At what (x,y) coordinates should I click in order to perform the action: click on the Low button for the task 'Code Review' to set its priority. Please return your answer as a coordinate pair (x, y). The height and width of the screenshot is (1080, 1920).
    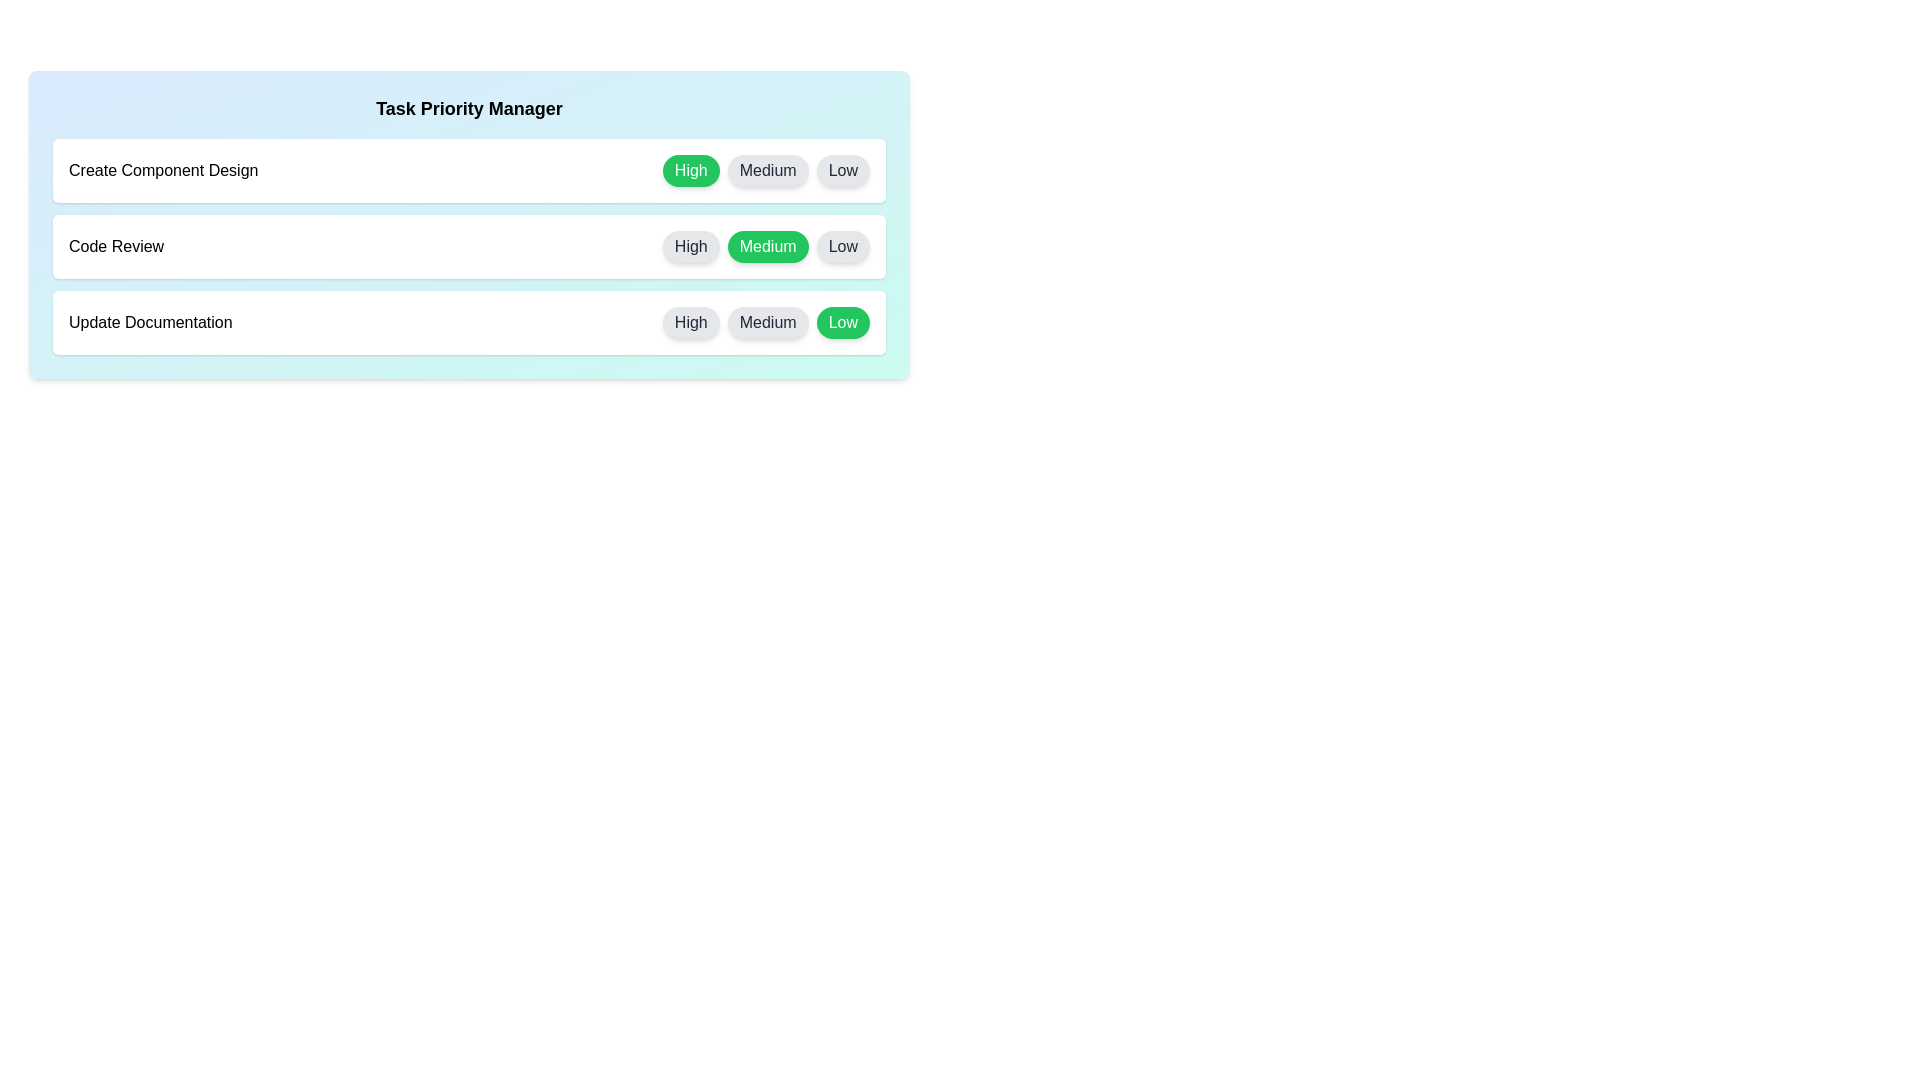
    Looking at the image, I should click on (843, 245).